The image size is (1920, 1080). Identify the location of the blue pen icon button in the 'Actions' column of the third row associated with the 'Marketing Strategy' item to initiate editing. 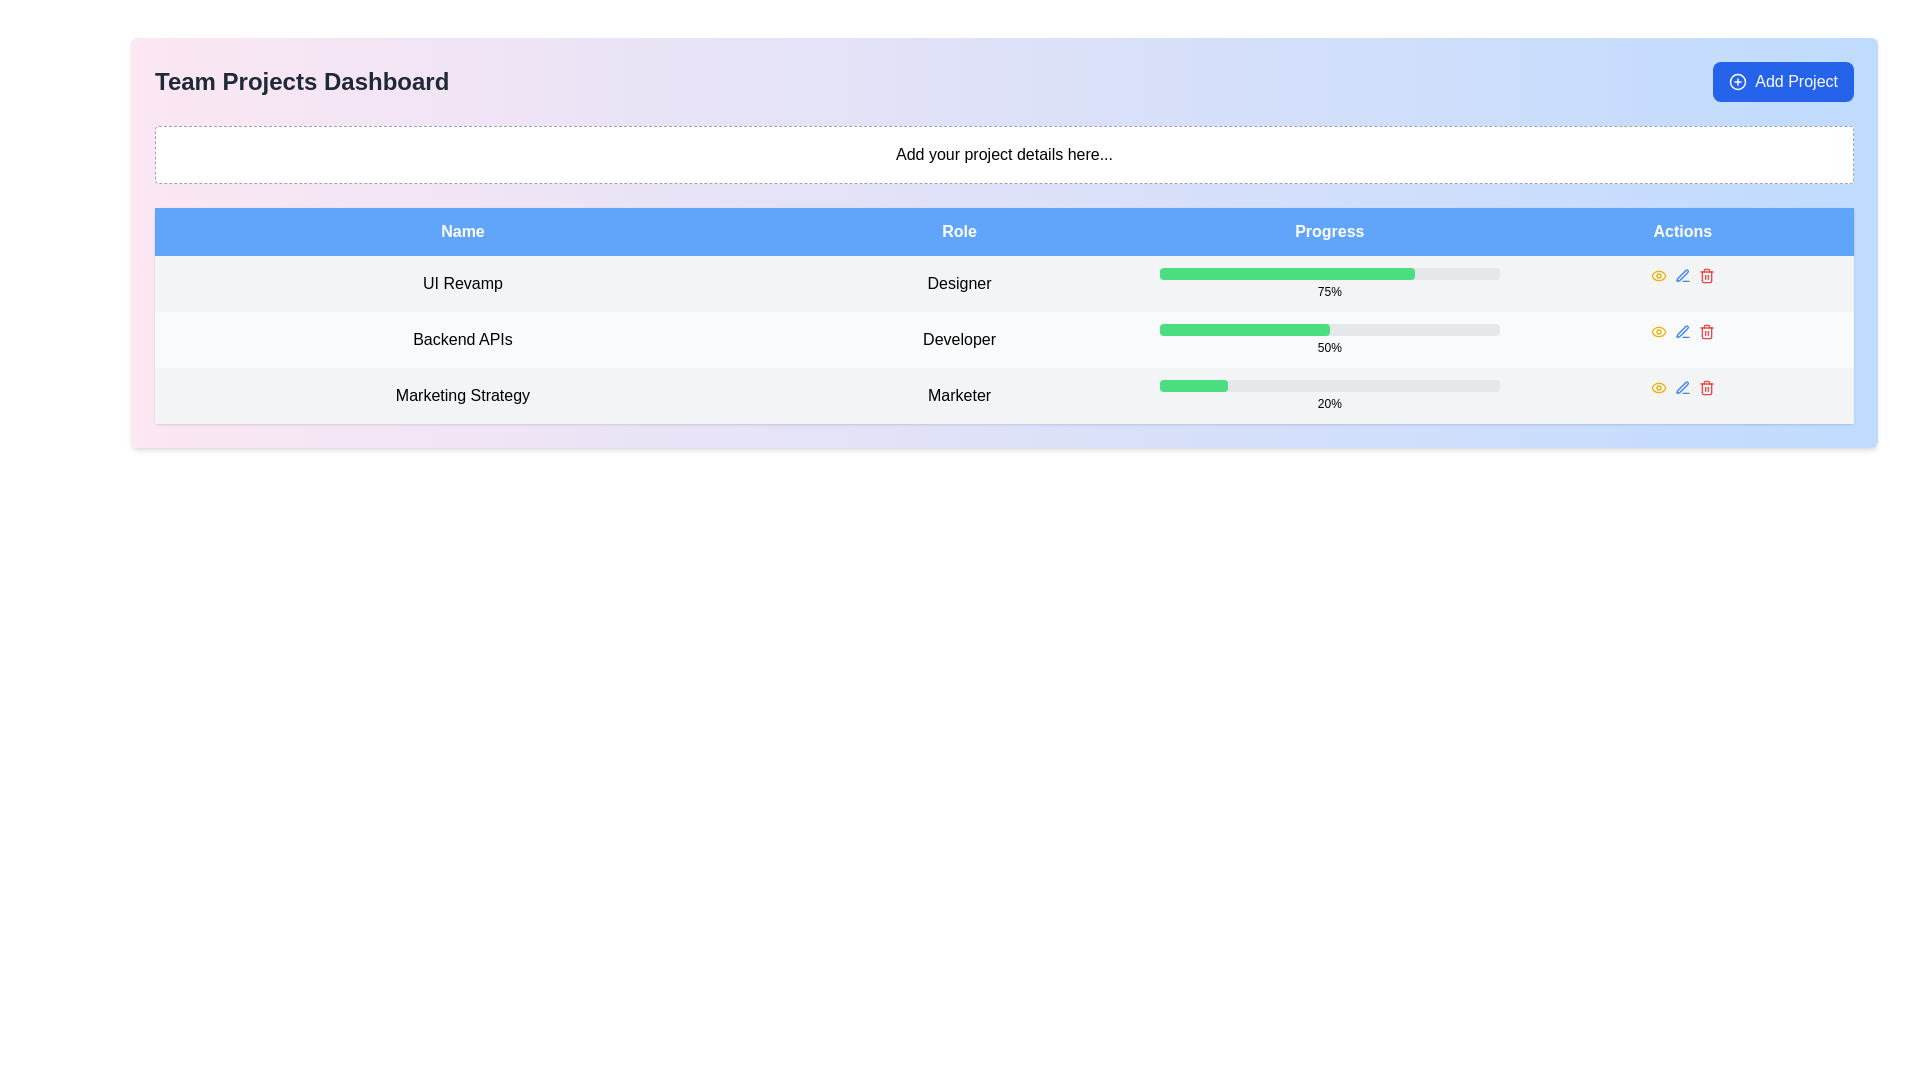
(1681, 388).